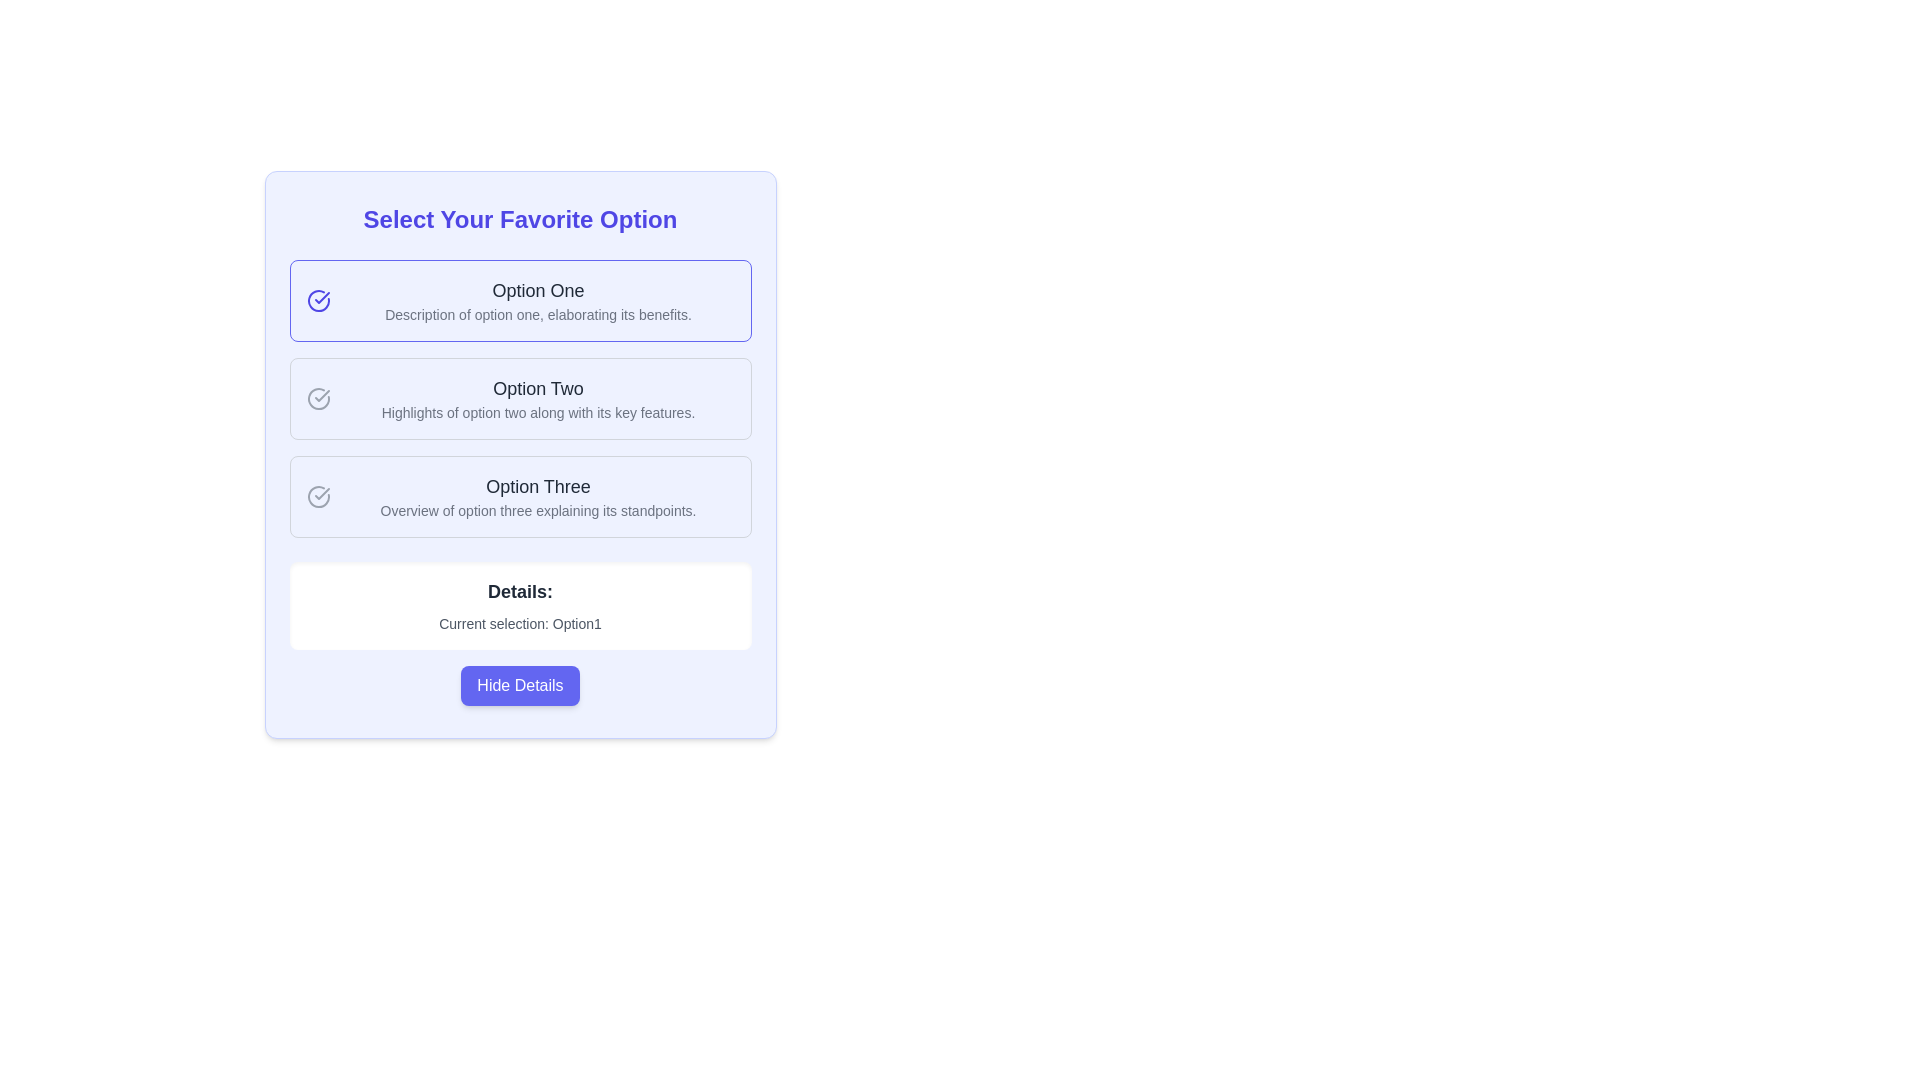 This screenshot has width=1920, height=1080. Describe the element at coordinates (520, 496) in the screenshot. I see `the third radio option button labeled 'Option Three'` at that location.